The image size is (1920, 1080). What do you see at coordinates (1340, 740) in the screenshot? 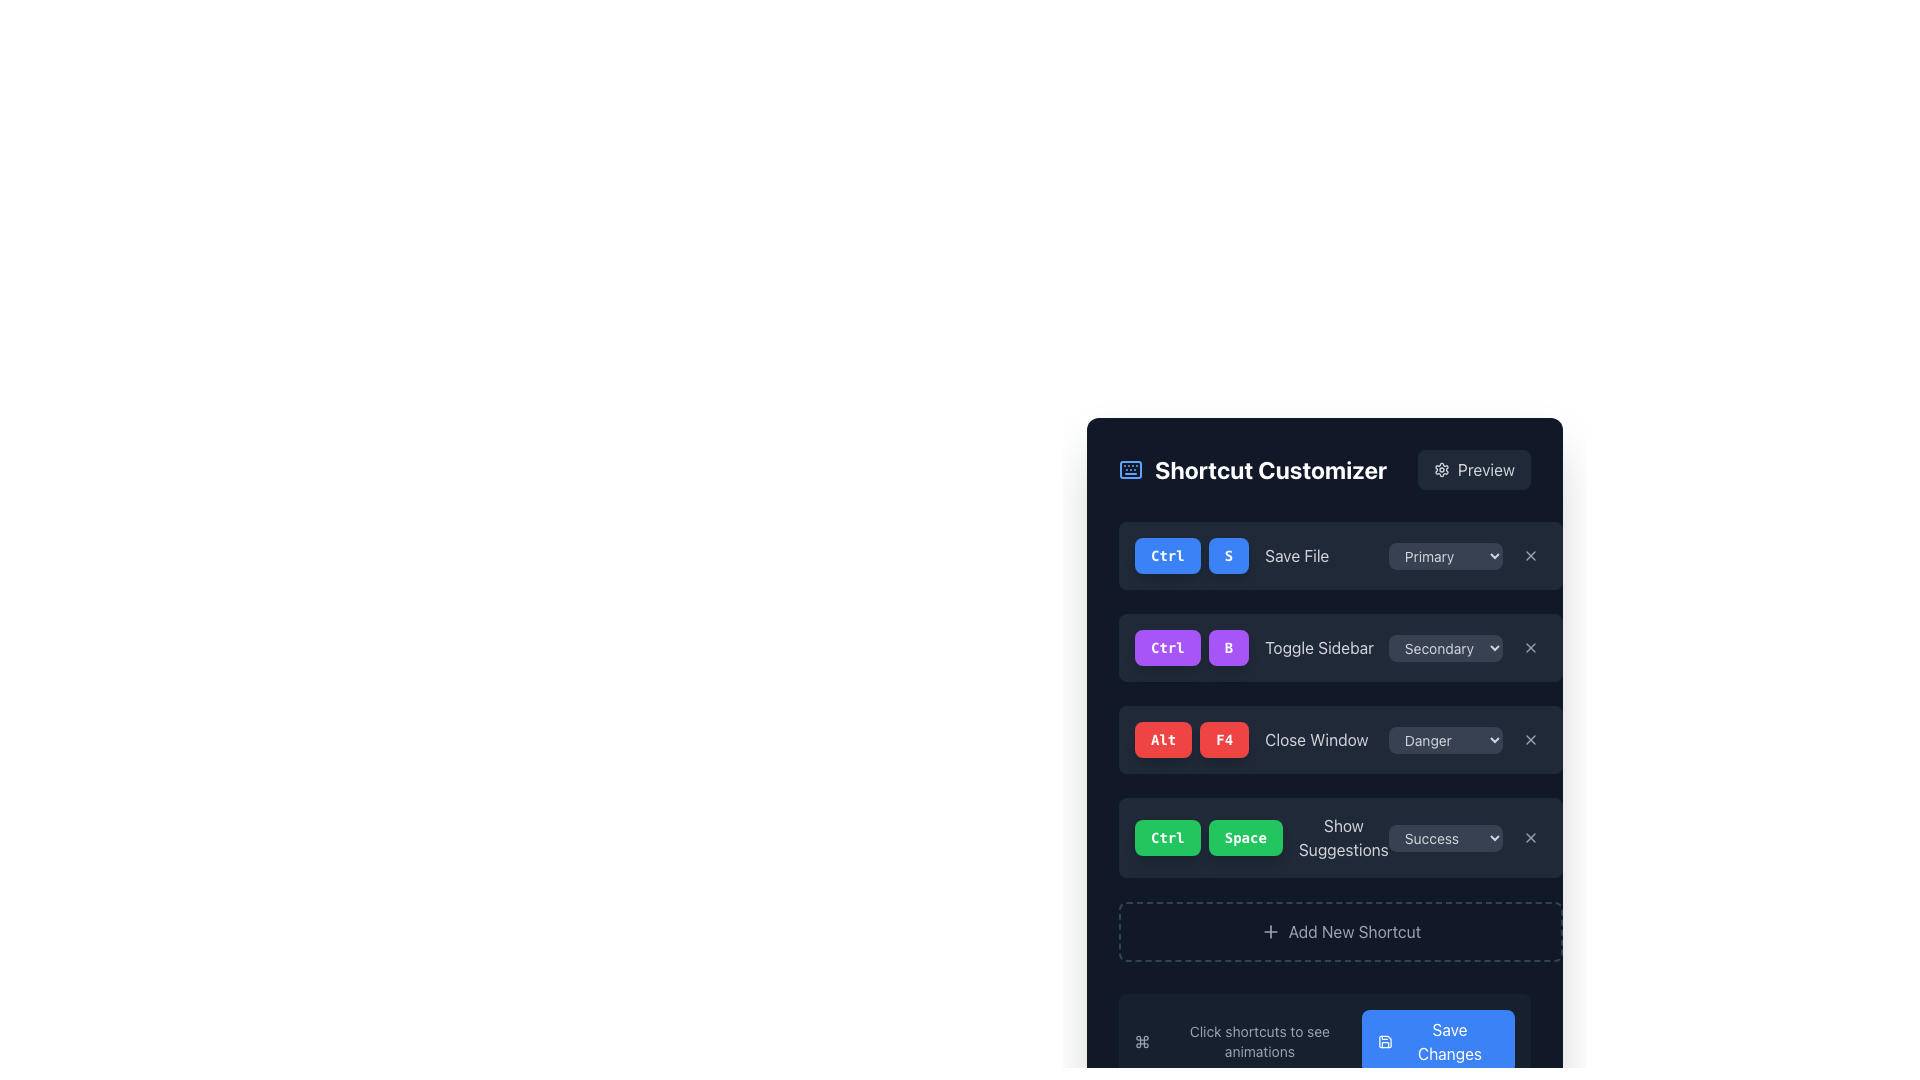
I see `the third item in the vertically stacked list of keyboard shortcuts in the right-side panel, which displays key labels, description, and dropdown` at bounding box center [1340, 740].